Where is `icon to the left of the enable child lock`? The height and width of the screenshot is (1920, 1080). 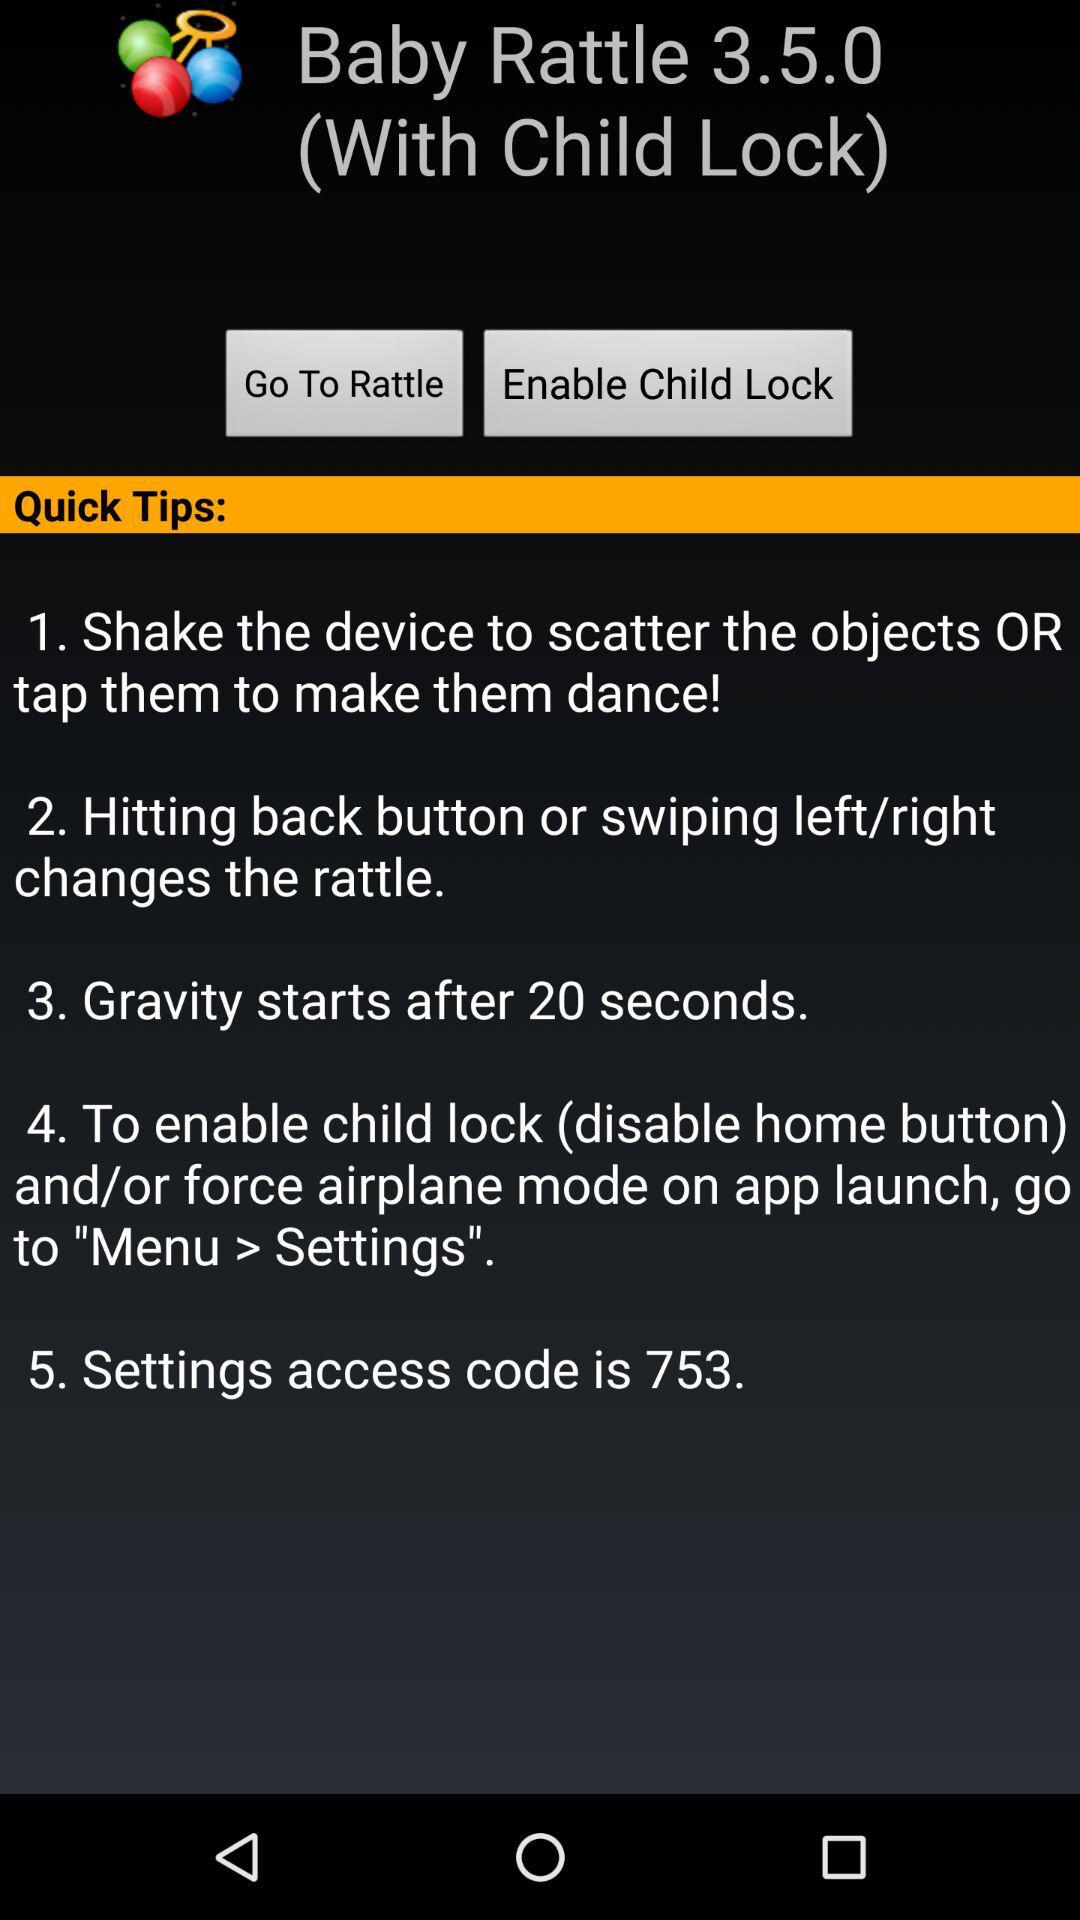
icon to the left of the enable child lock is located at coordinates (343, 389).